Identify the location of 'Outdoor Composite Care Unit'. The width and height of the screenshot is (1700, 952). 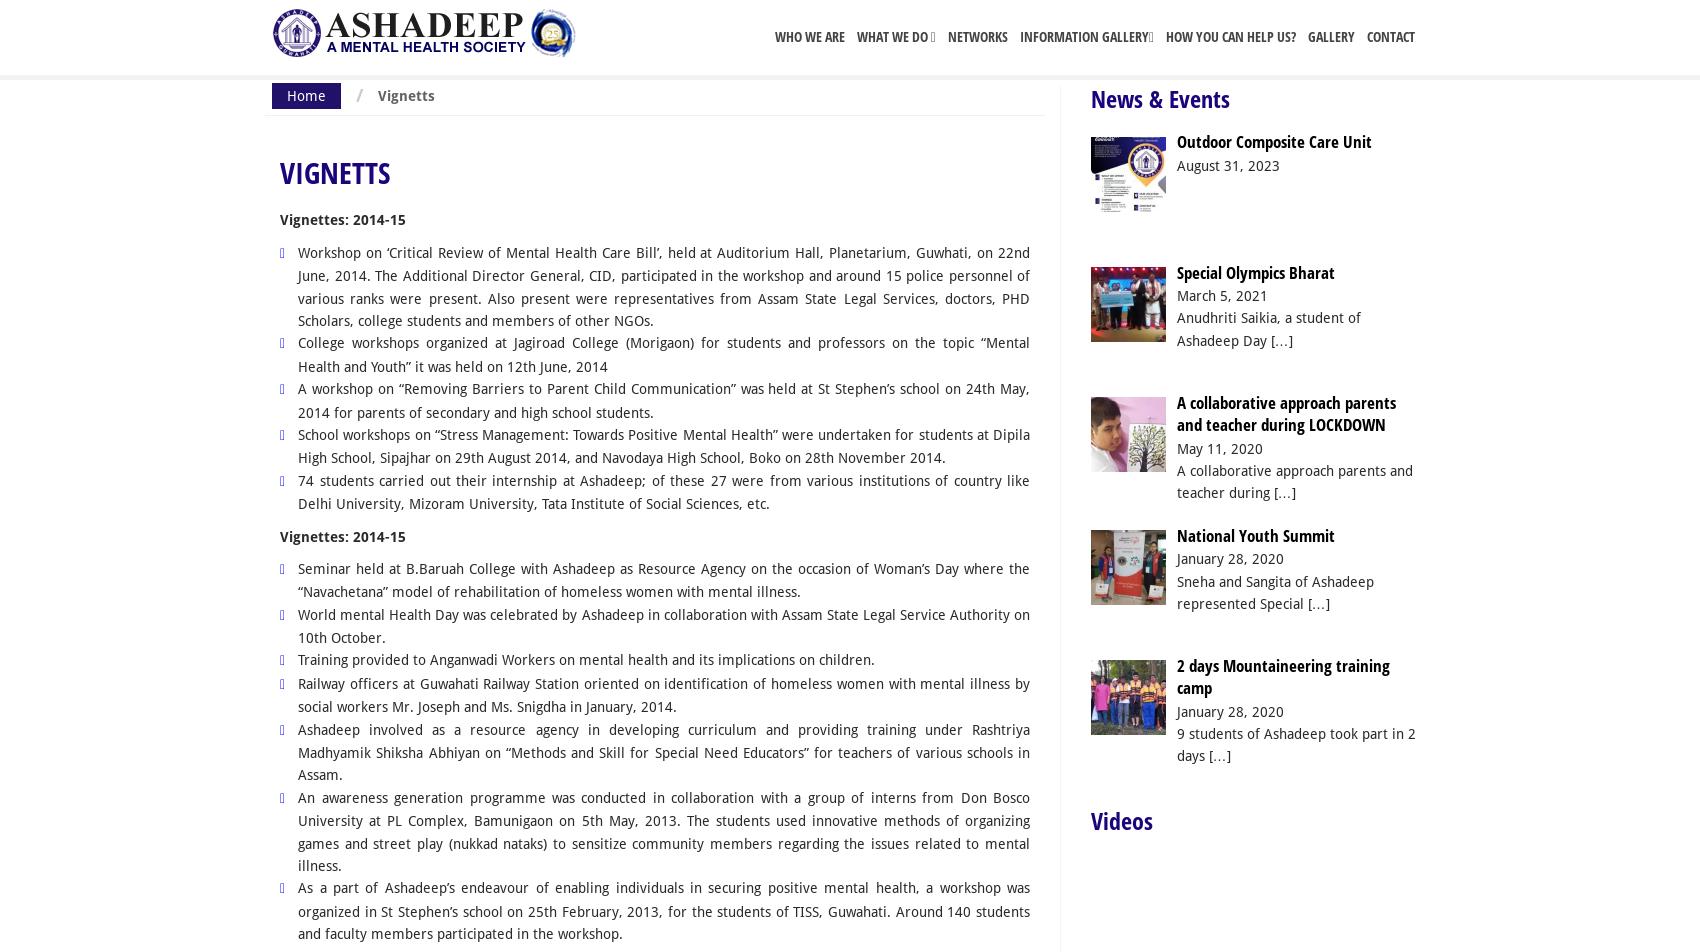
(1272, 141).